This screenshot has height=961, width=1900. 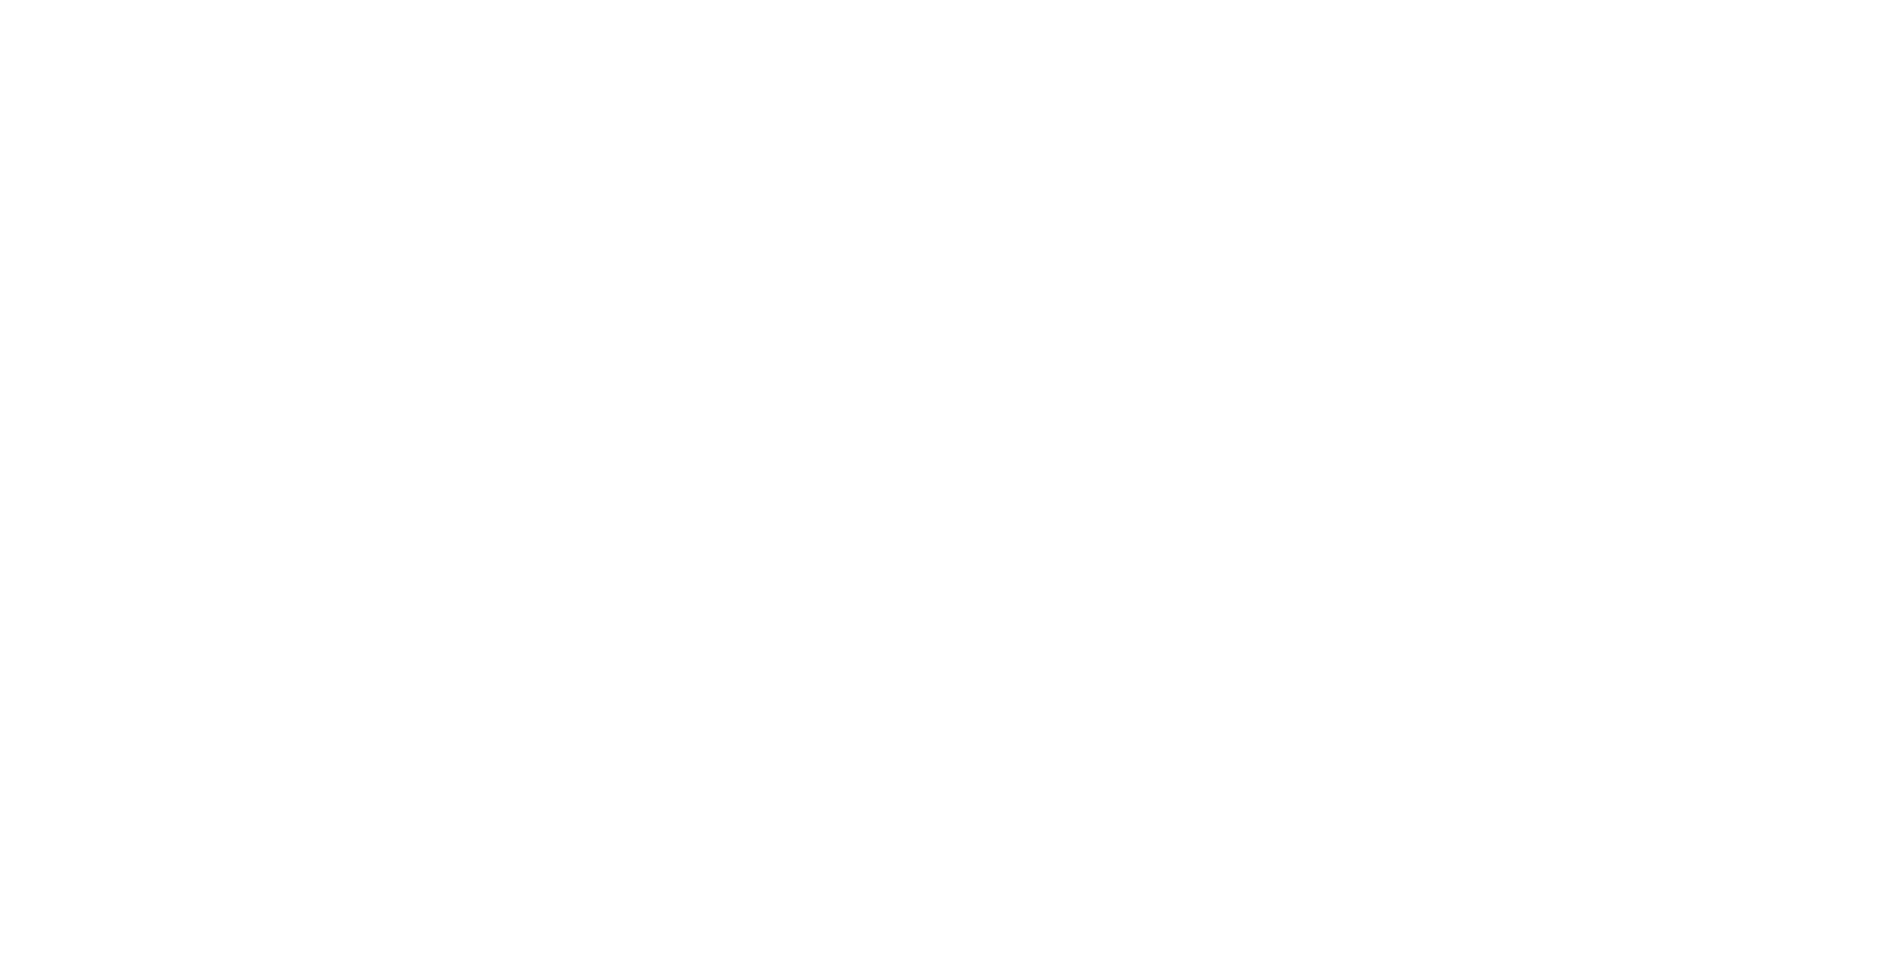 I want to click on 'August 2010', so click(x=1248, y=68).